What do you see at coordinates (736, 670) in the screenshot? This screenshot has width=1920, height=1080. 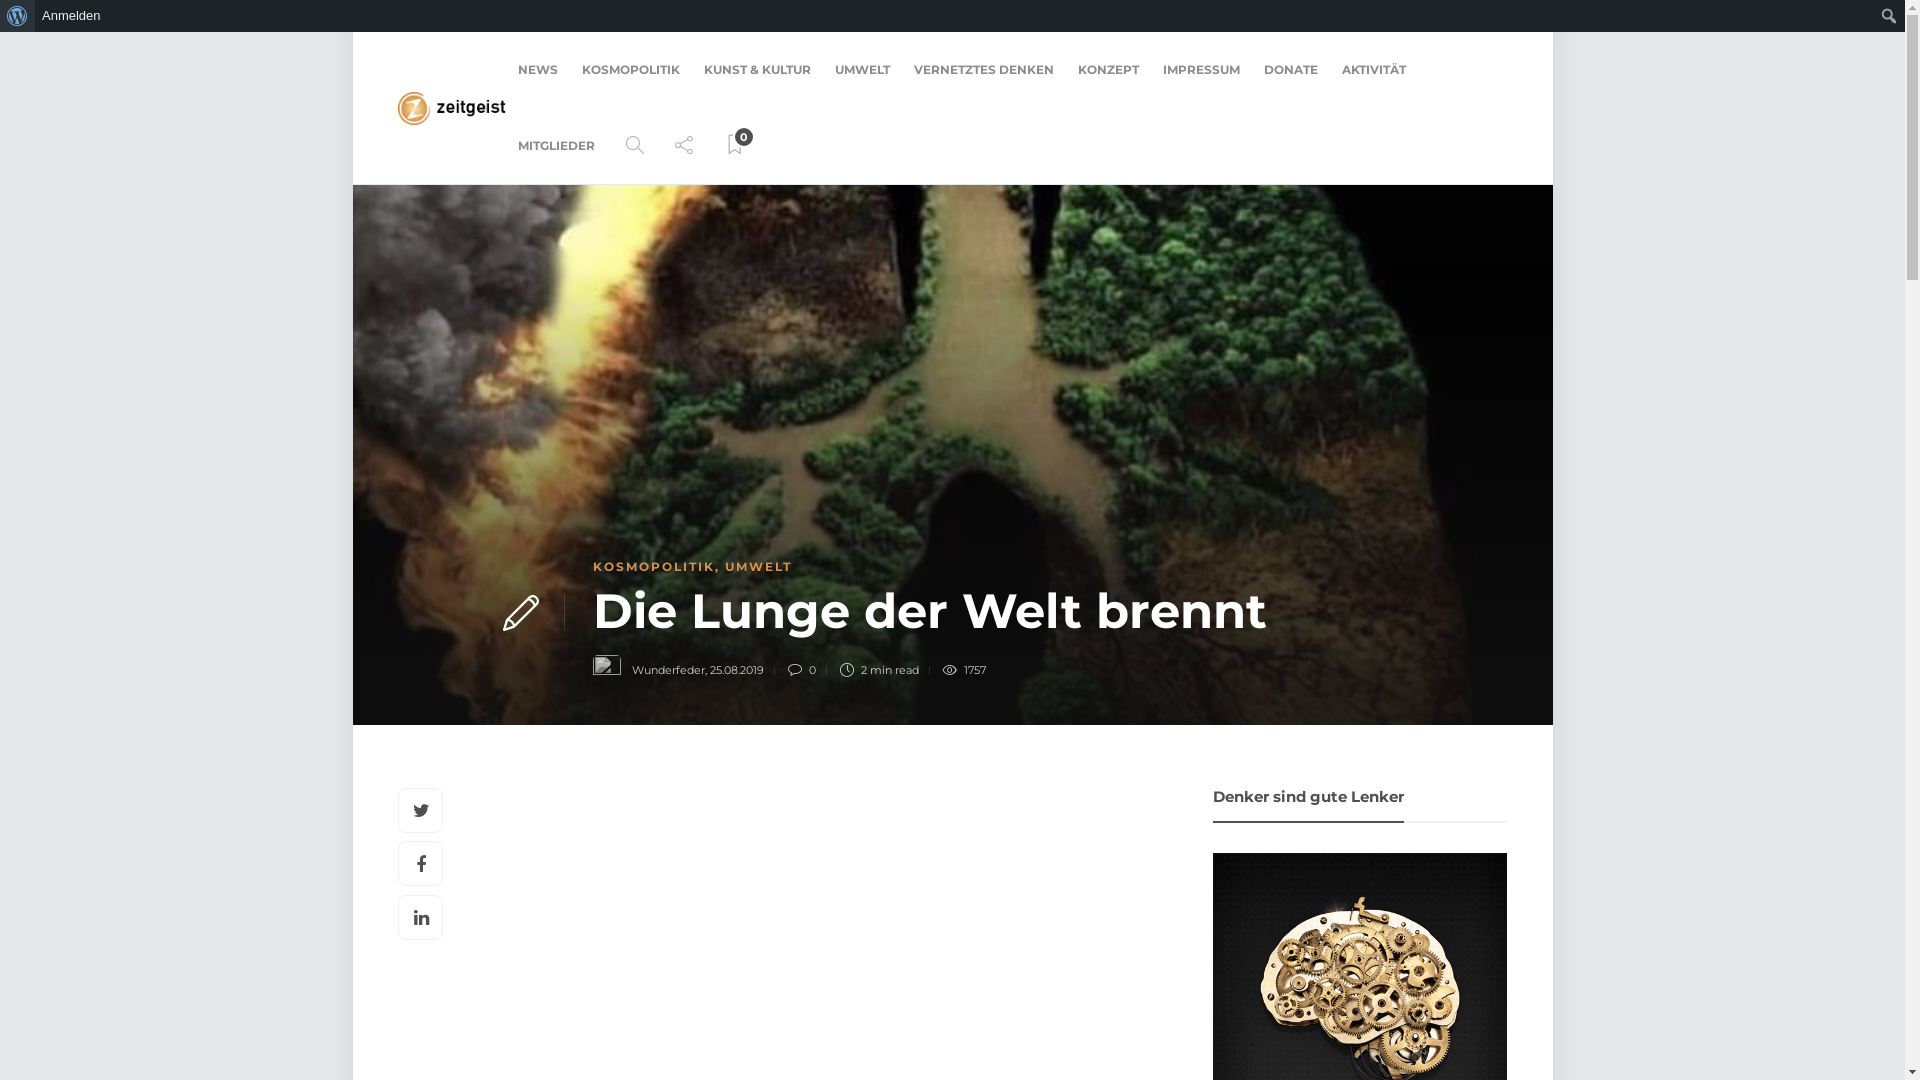 I see `'25.08.2019'` at bounding box center [736, 670].